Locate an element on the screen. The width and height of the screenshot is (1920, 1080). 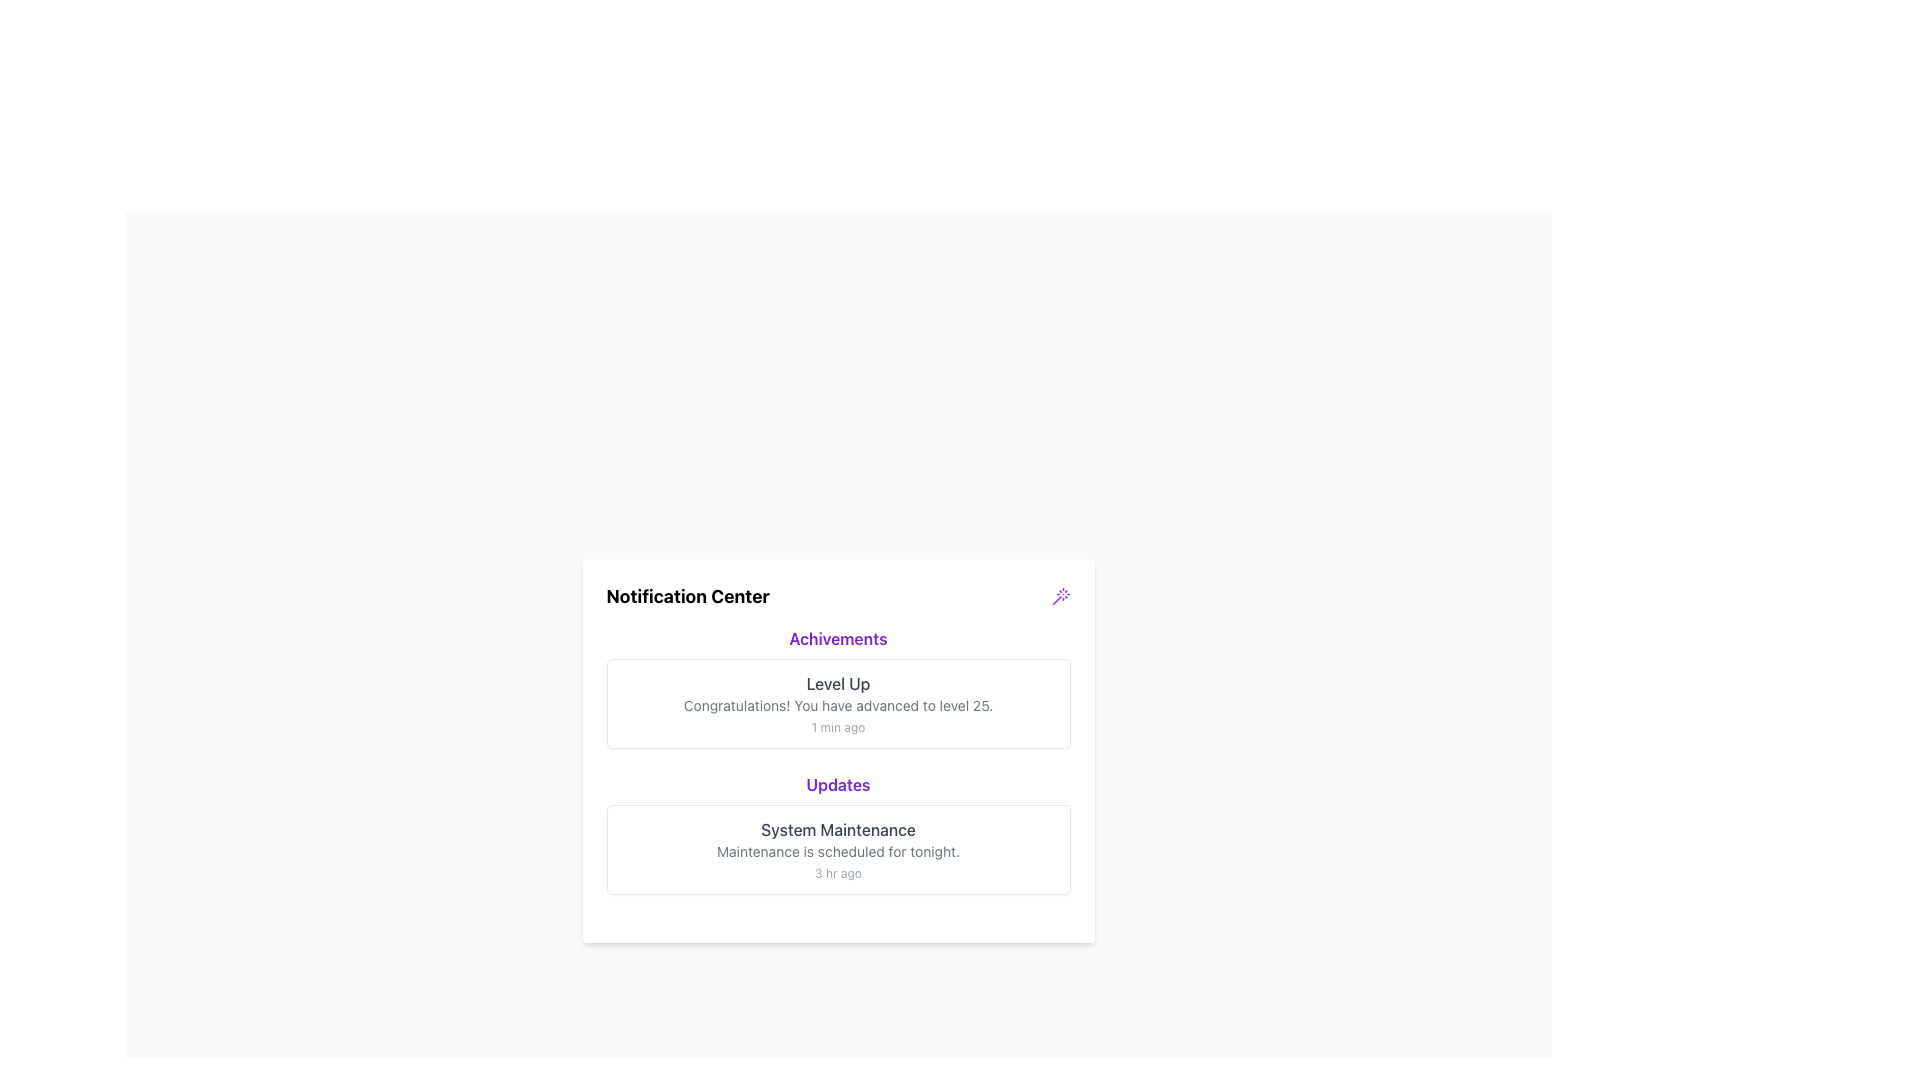
the static Notification card that informs the user about a scheduled maintenance event, located in the Updates section beneath the Achievements card is located at coordinates (838, 849).